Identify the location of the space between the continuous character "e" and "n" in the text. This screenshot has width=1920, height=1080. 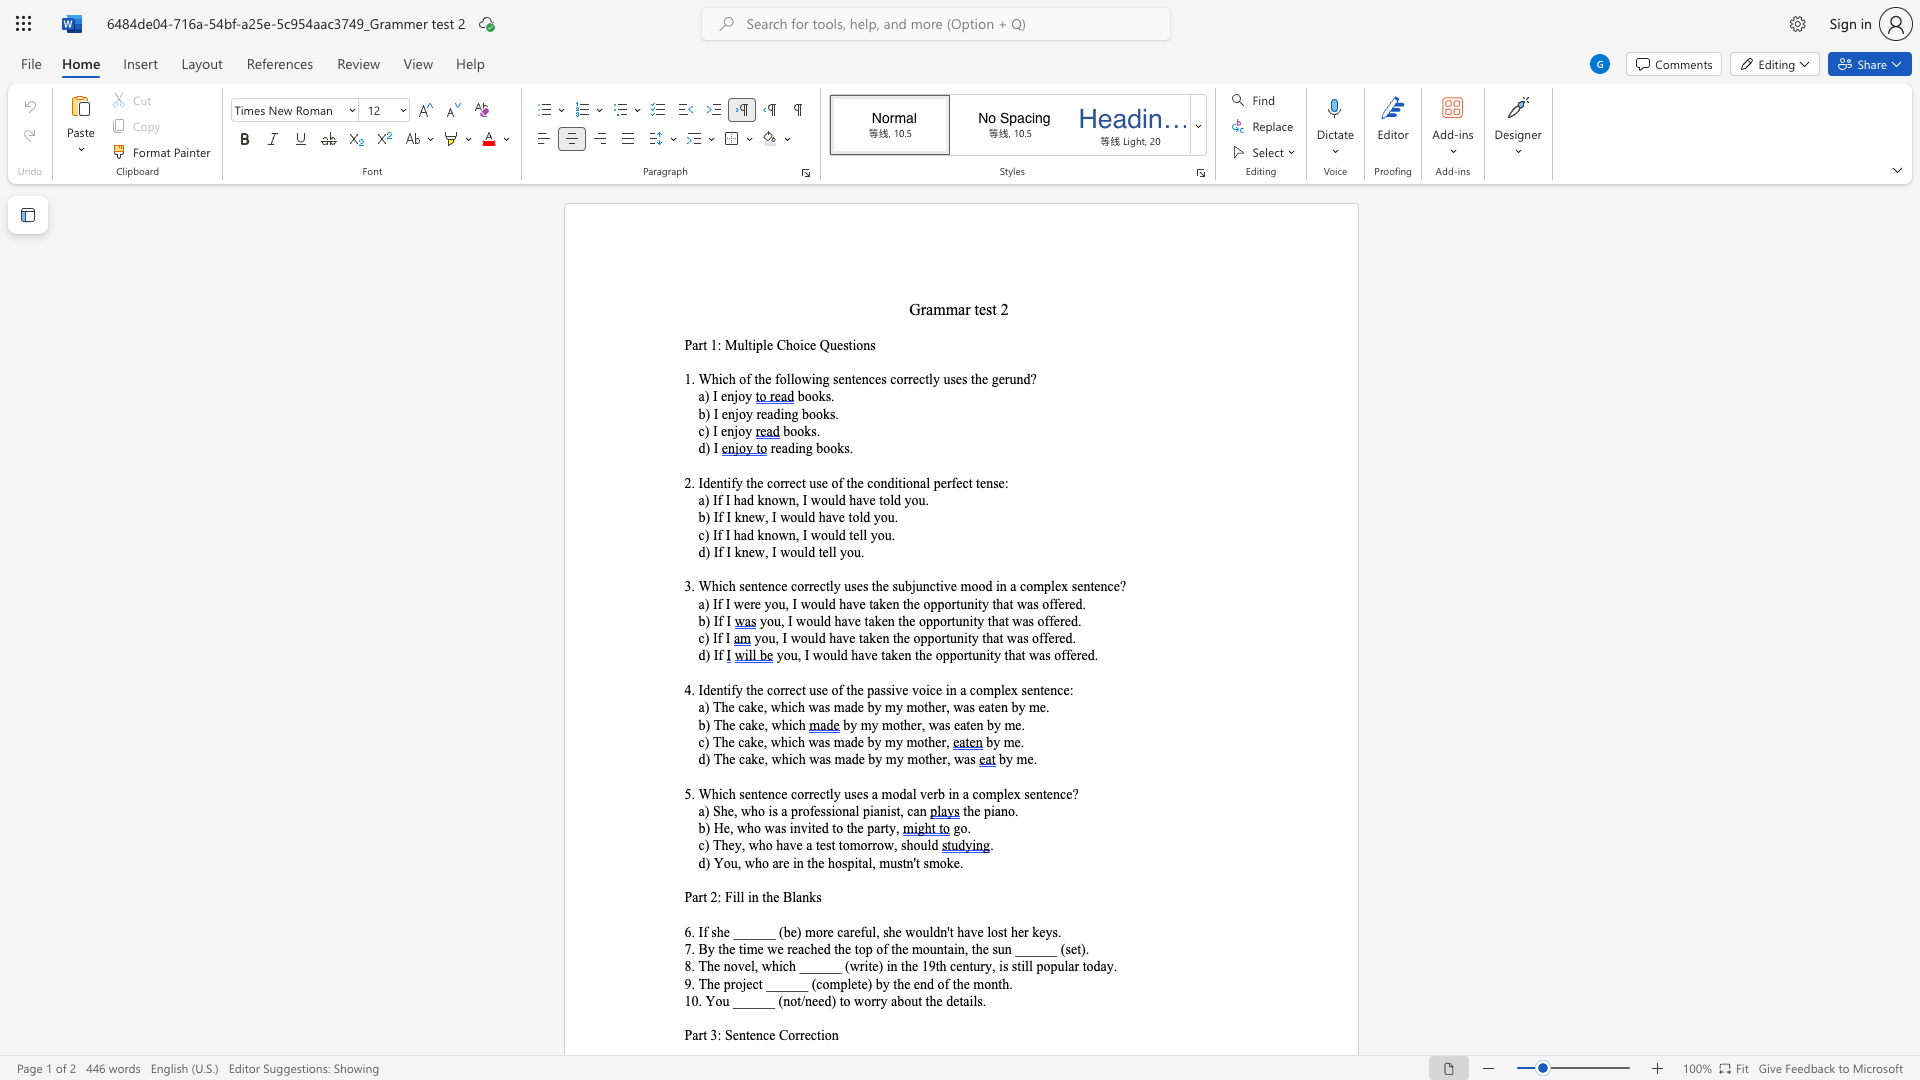
(727, 413).